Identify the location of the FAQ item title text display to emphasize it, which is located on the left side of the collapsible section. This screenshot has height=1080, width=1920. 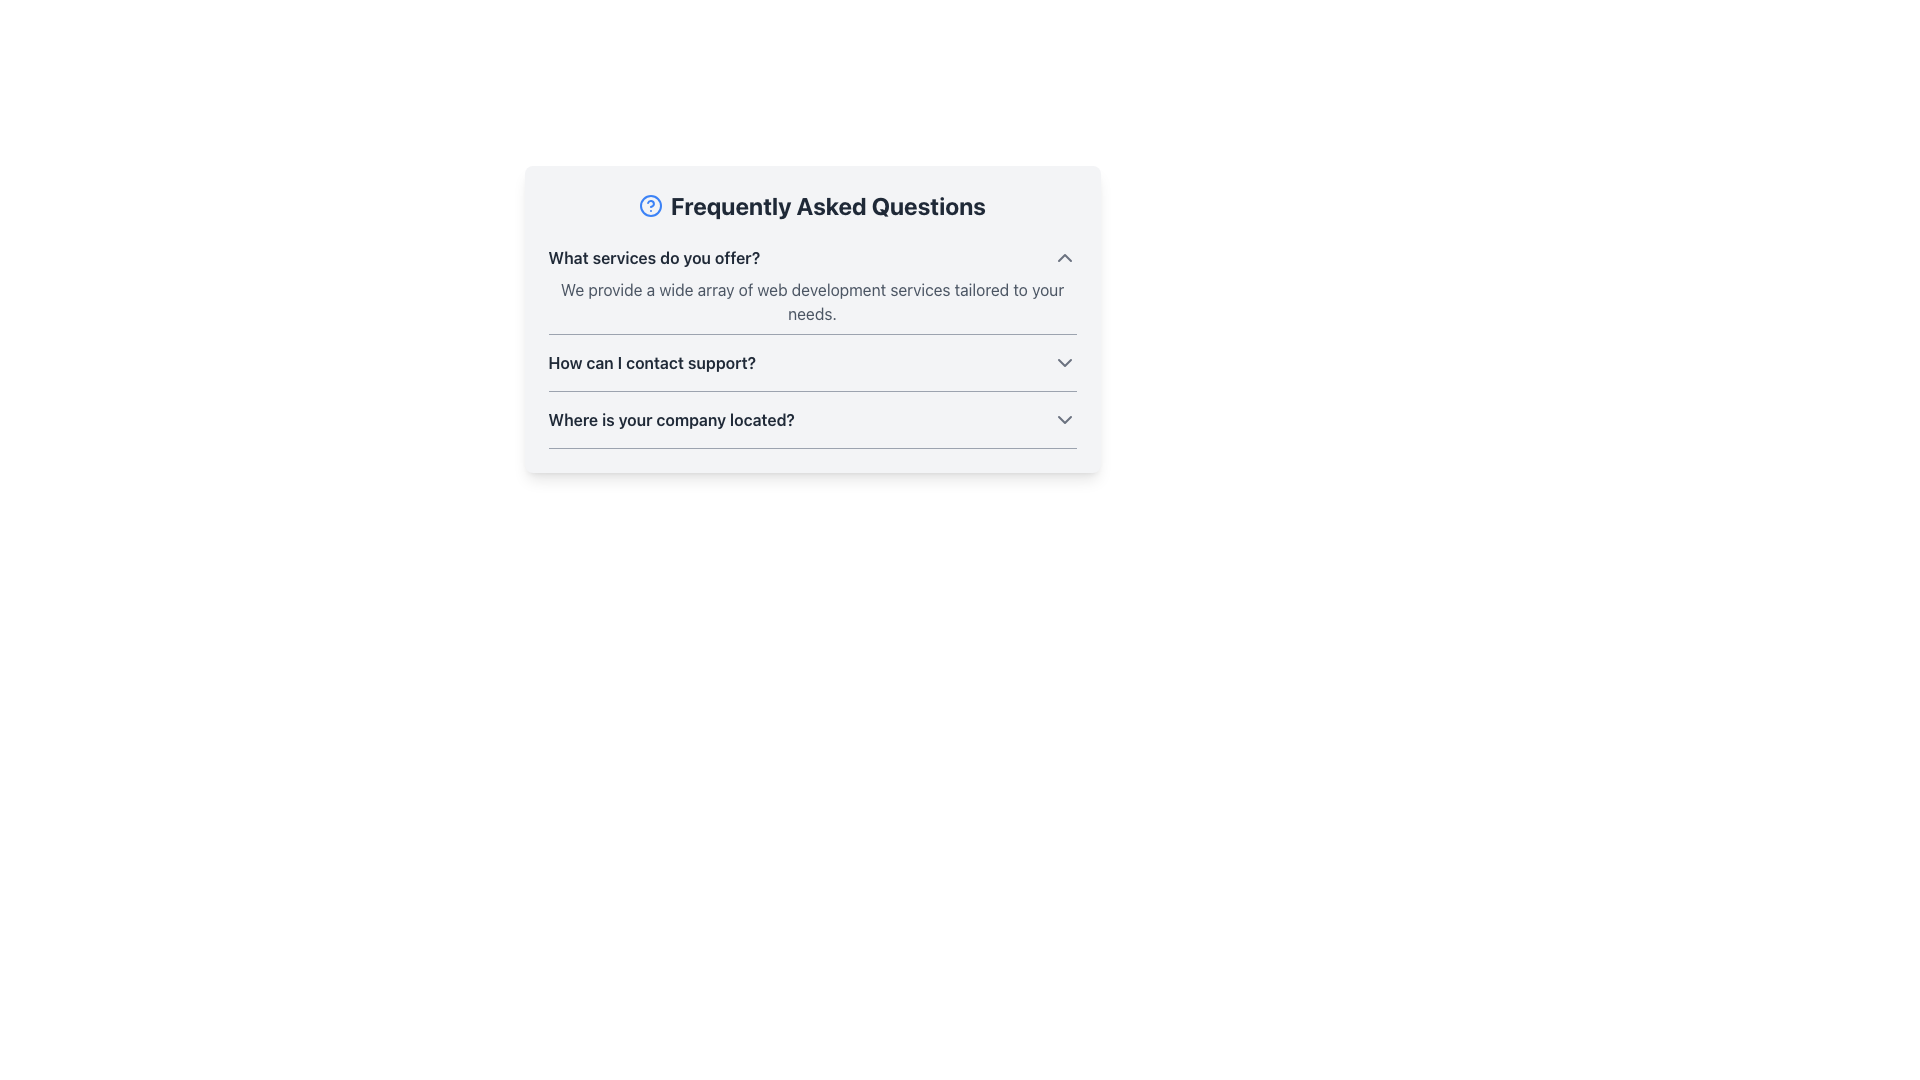
(654, 257).